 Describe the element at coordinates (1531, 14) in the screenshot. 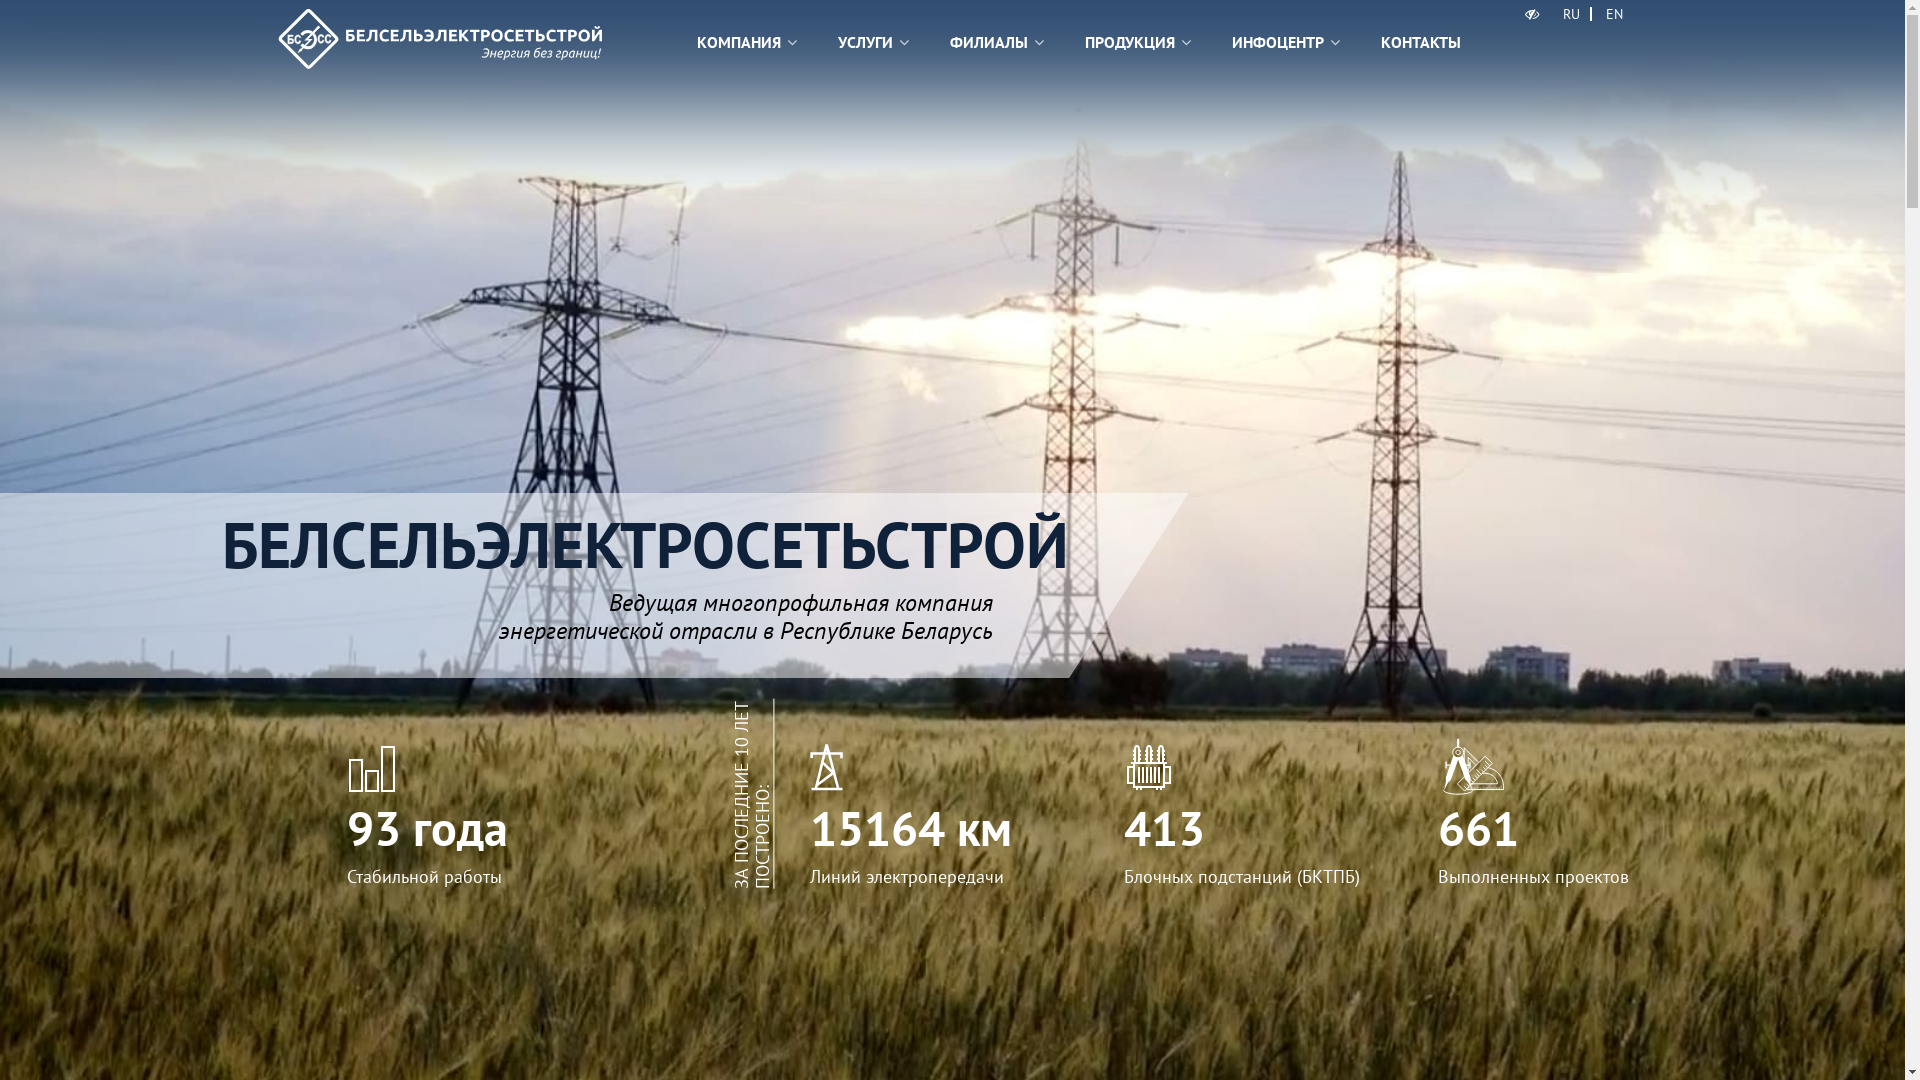

I see `' '` at that location.